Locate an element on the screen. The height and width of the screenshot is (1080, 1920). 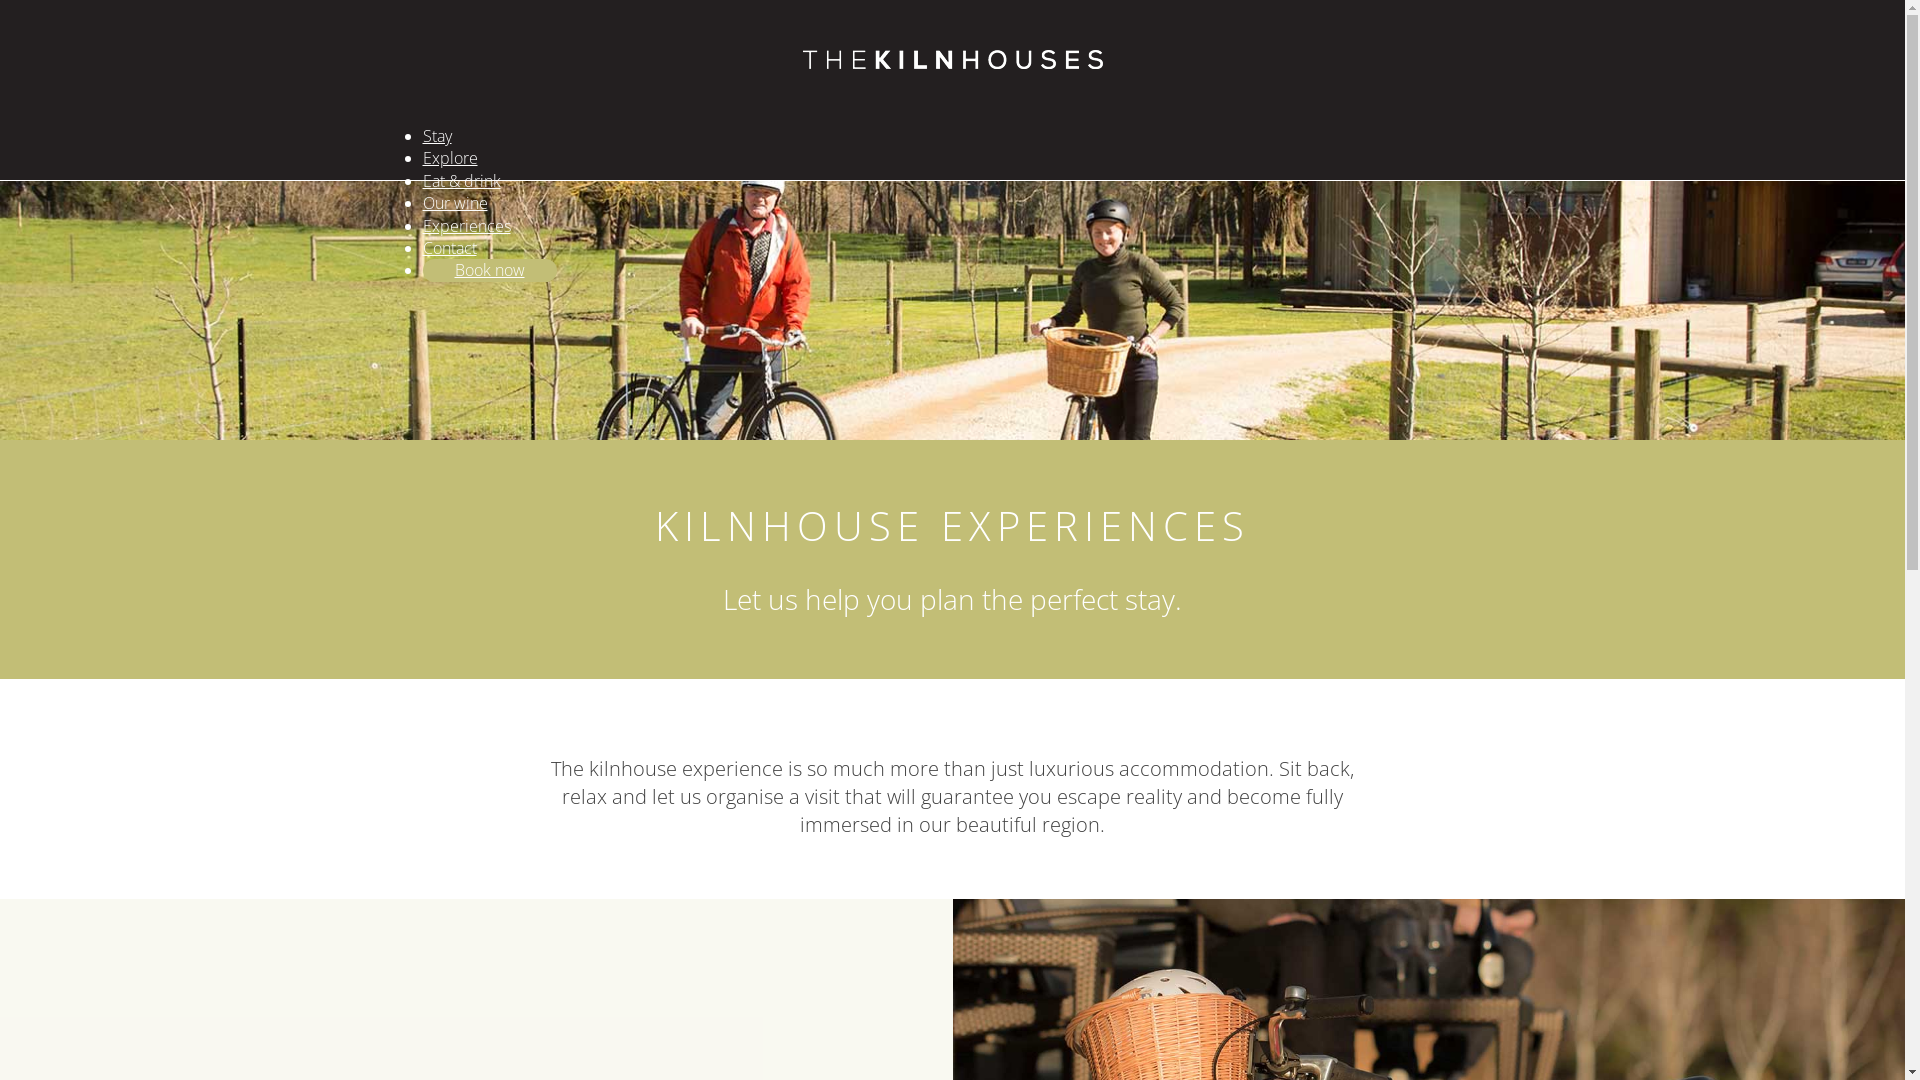
'Experiences' is located at coordinates (464, 225).